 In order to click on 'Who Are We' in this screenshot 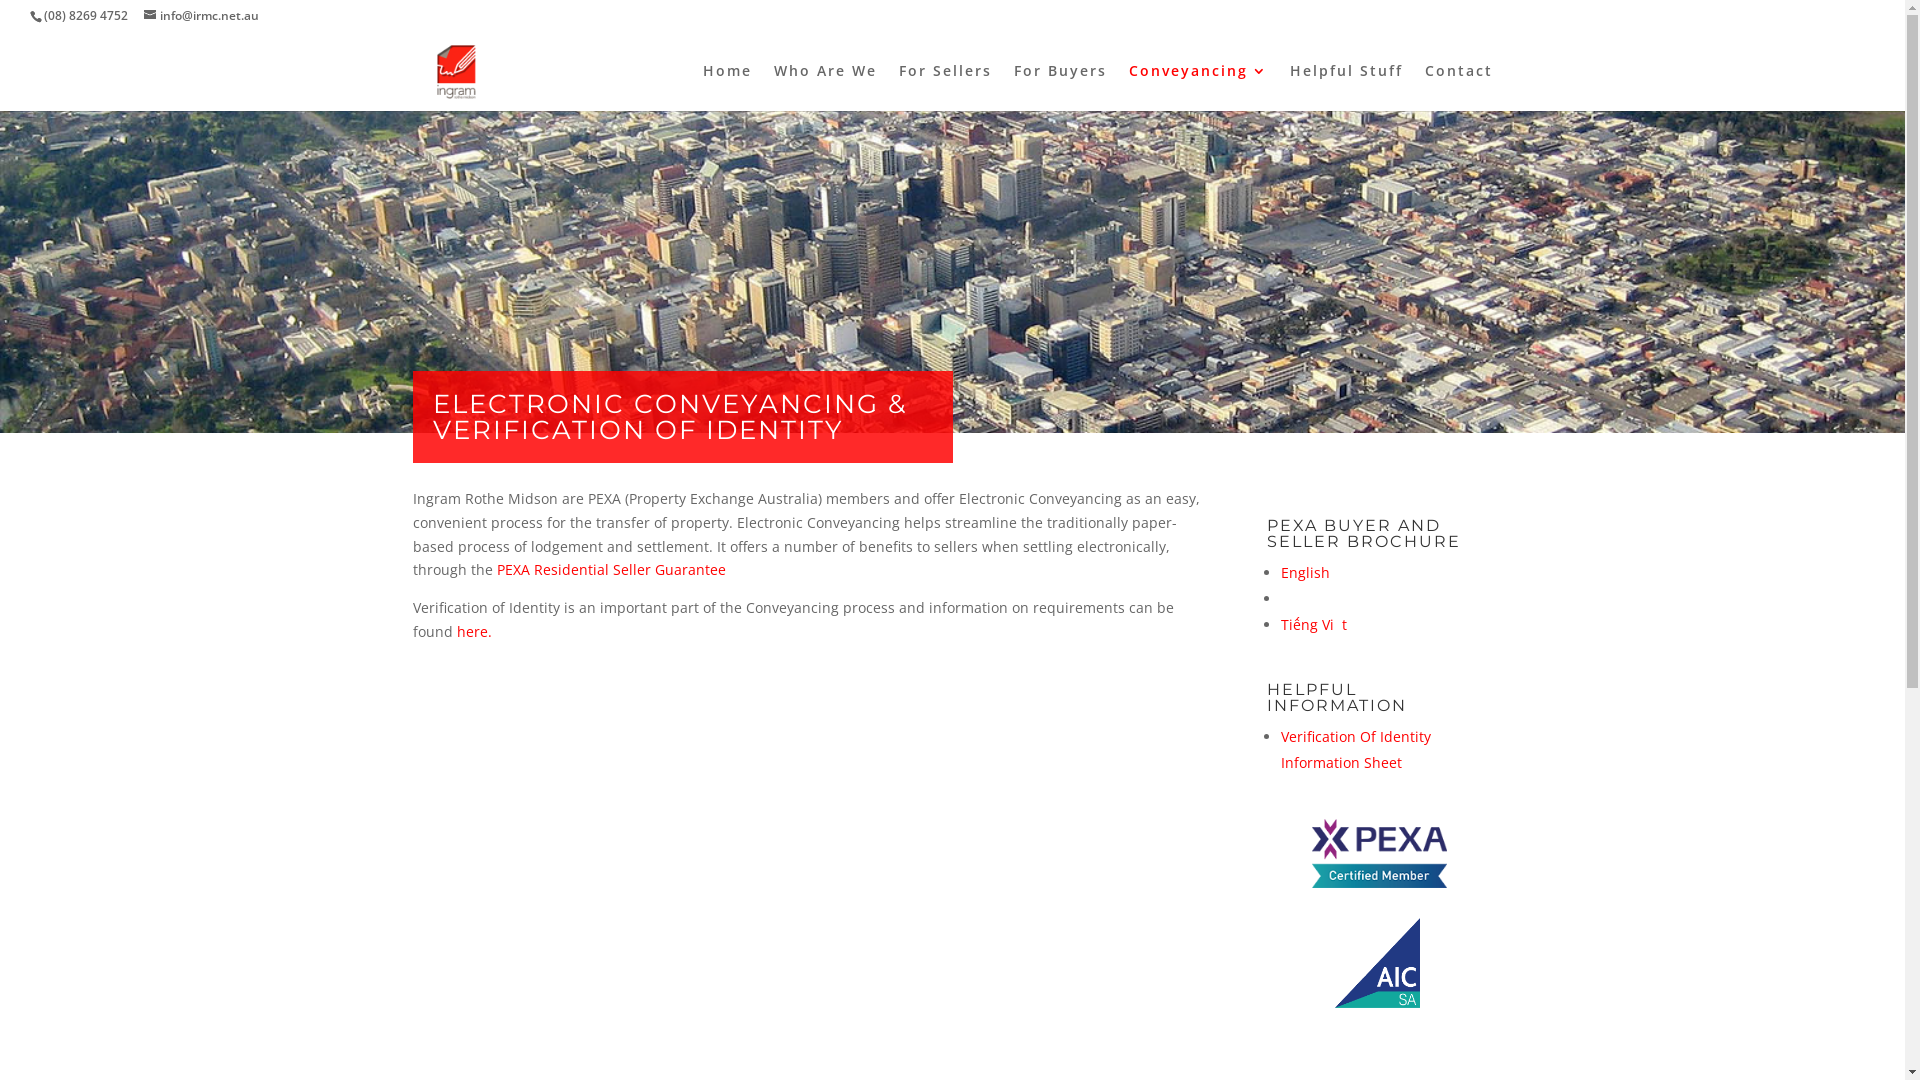, I will do `click(825, 86)`.